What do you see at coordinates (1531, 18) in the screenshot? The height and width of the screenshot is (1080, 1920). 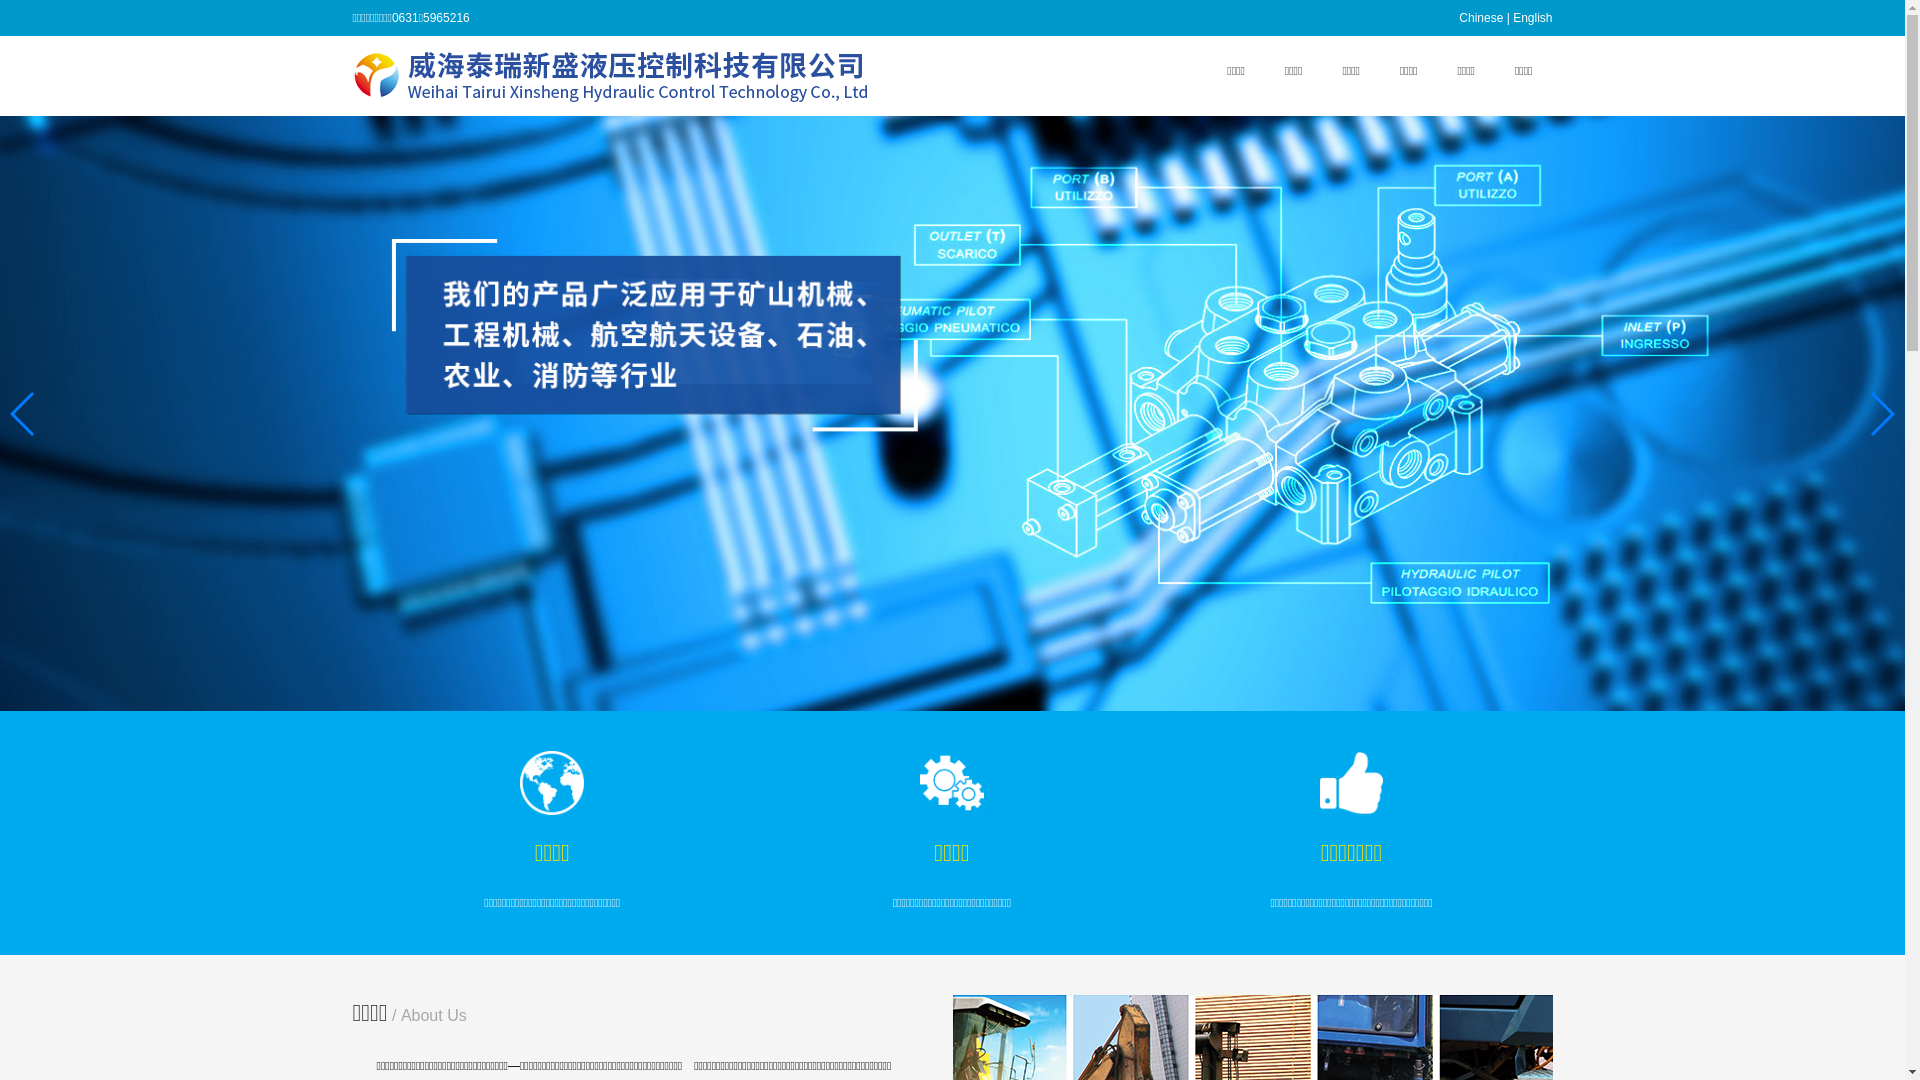 I see `'English'` at bounding box center [1531, 18].